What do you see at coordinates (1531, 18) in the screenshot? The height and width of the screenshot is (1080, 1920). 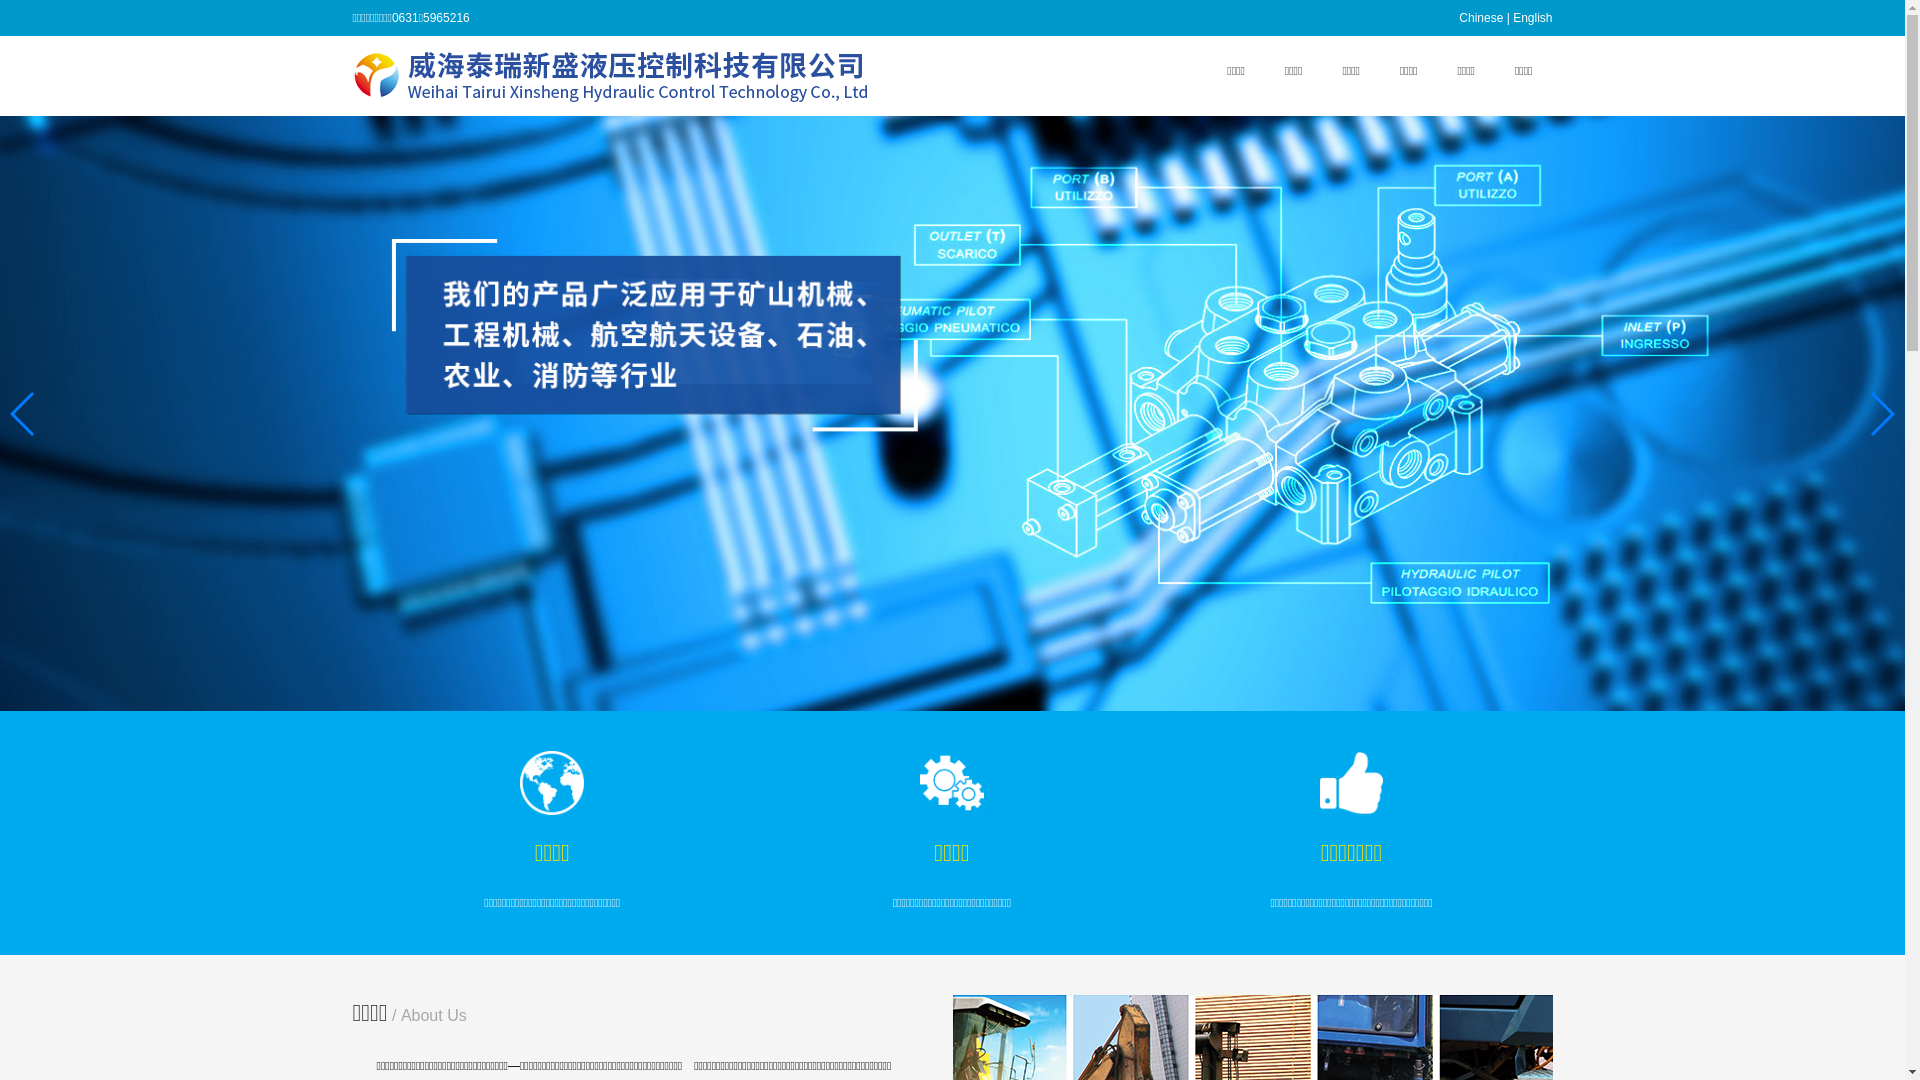 I see `'English'` at bounding box center [1531, 18].